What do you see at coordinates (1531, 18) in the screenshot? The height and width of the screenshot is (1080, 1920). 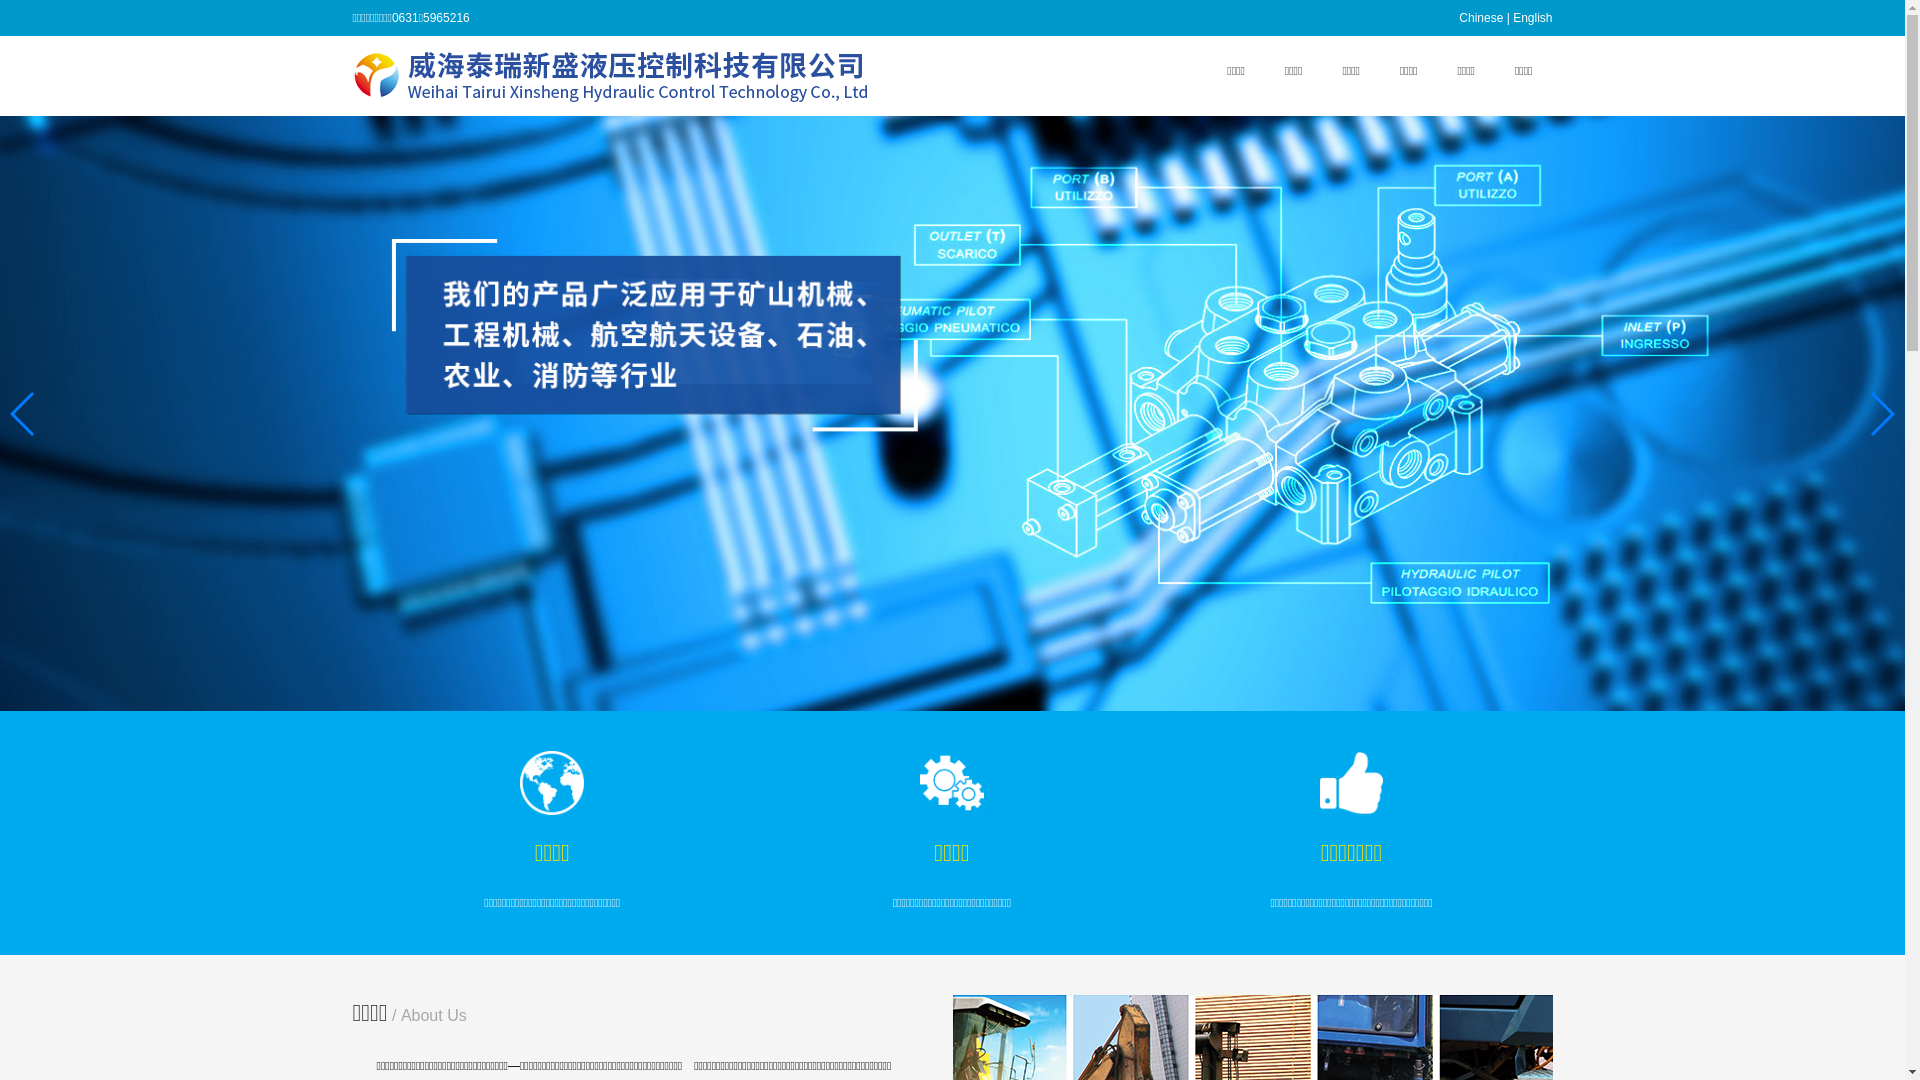 I see `'English'` at bounding box center [1531, 18].